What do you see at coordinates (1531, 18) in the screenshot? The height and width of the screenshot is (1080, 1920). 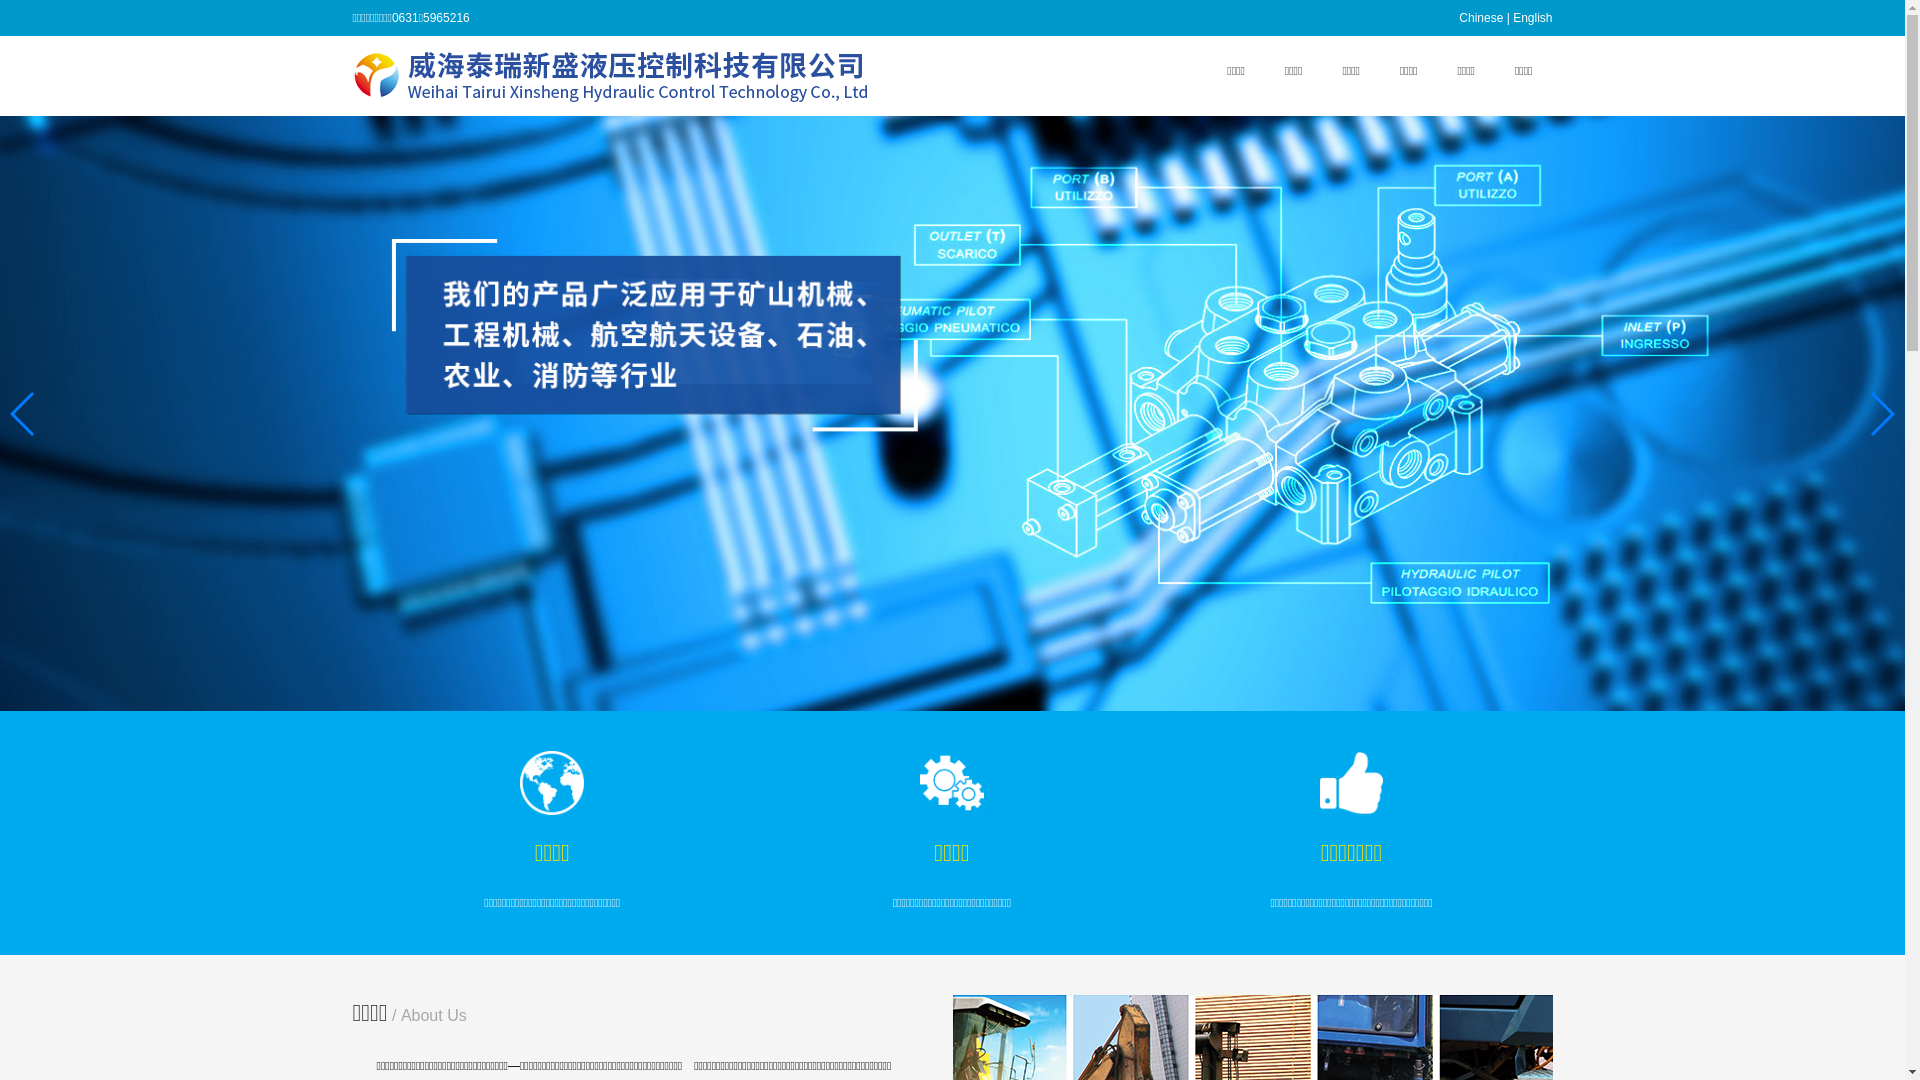 I see `'English'` at bounding box center [1531, 18].